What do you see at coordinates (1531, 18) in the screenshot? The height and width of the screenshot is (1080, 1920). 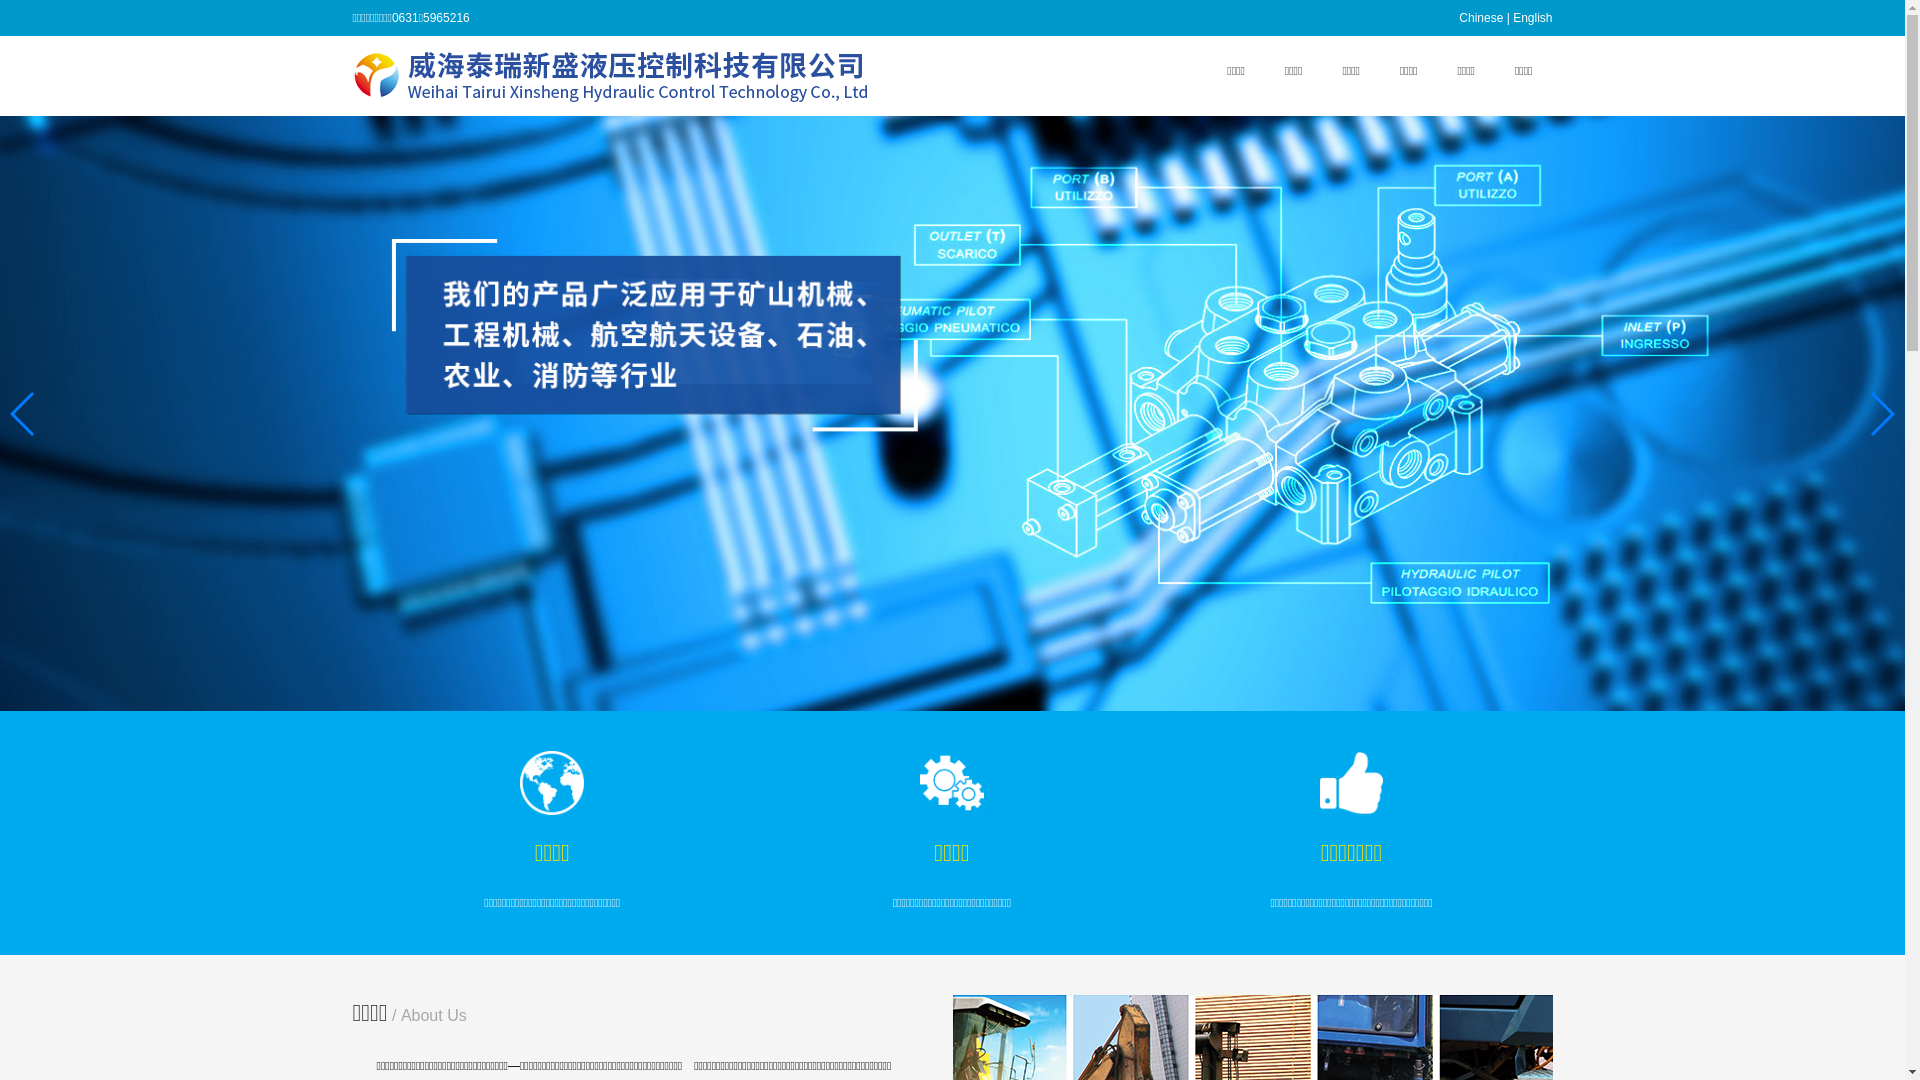 I see `'English'` at bounding box center [1531, 18].